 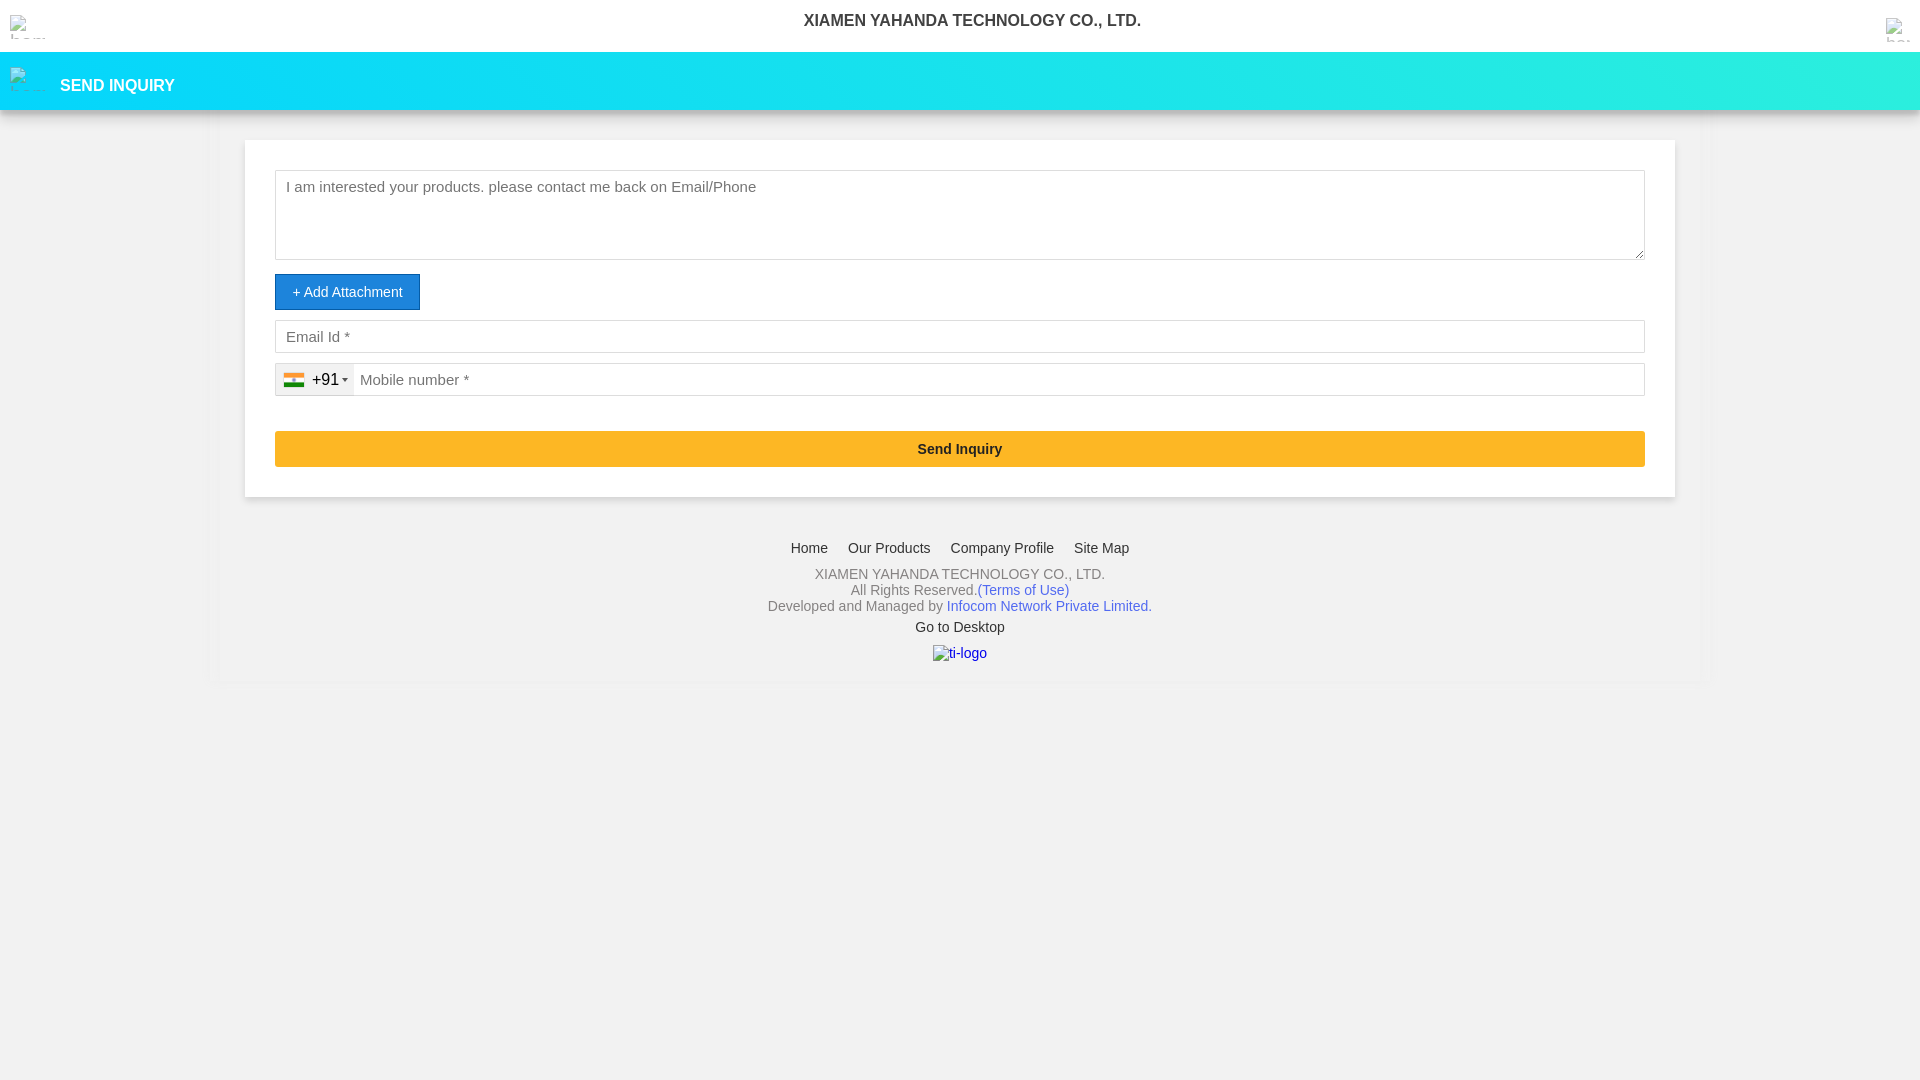 I want to click on 'Infocom Network Private Limited.', so click(x=945, y=604).